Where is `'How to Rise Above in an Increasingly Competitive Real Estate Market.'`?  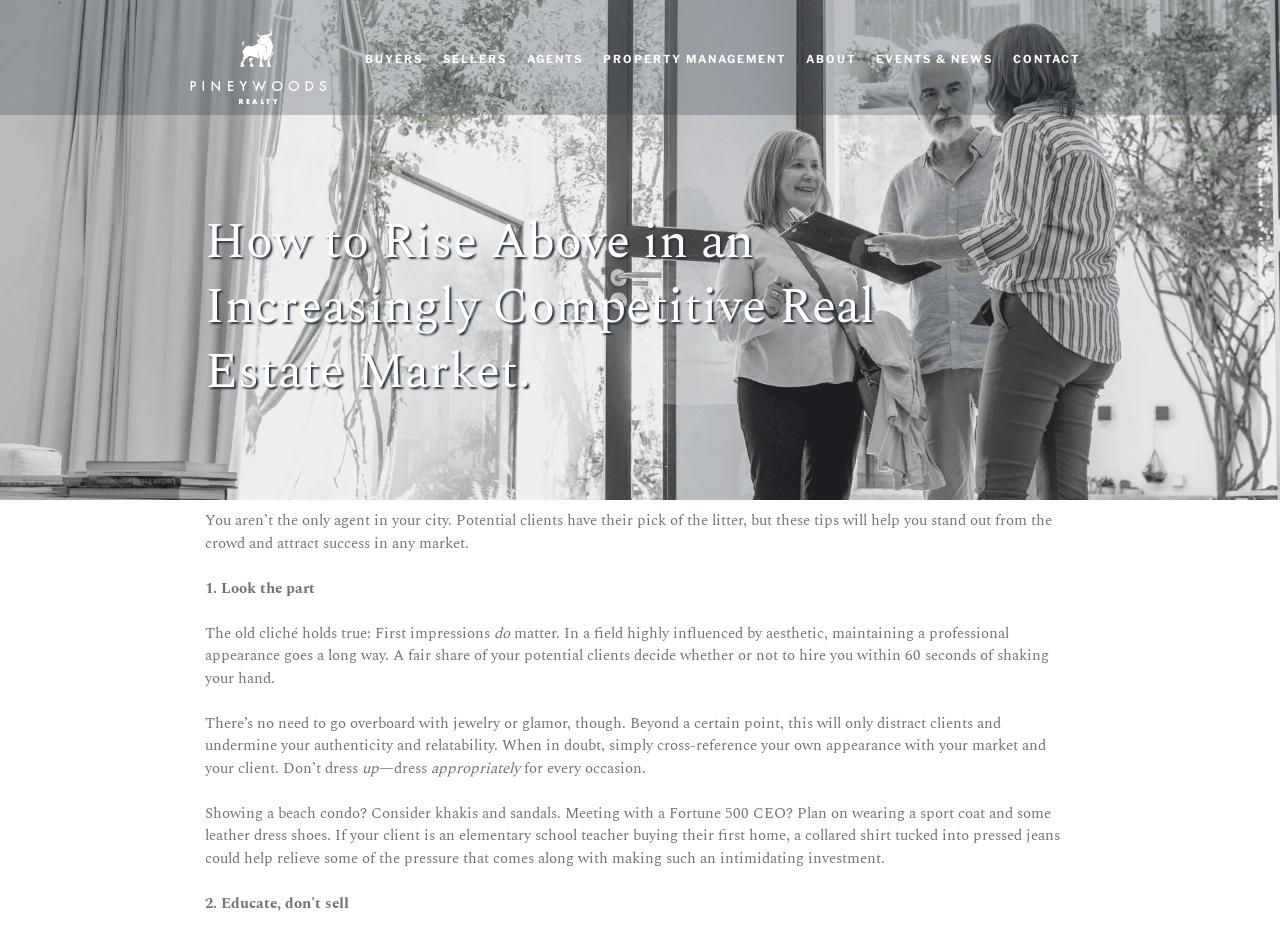 'How to Rise Above in an Increasingly Competitive Real Estate Market.' is located at coordinates (540, 306).